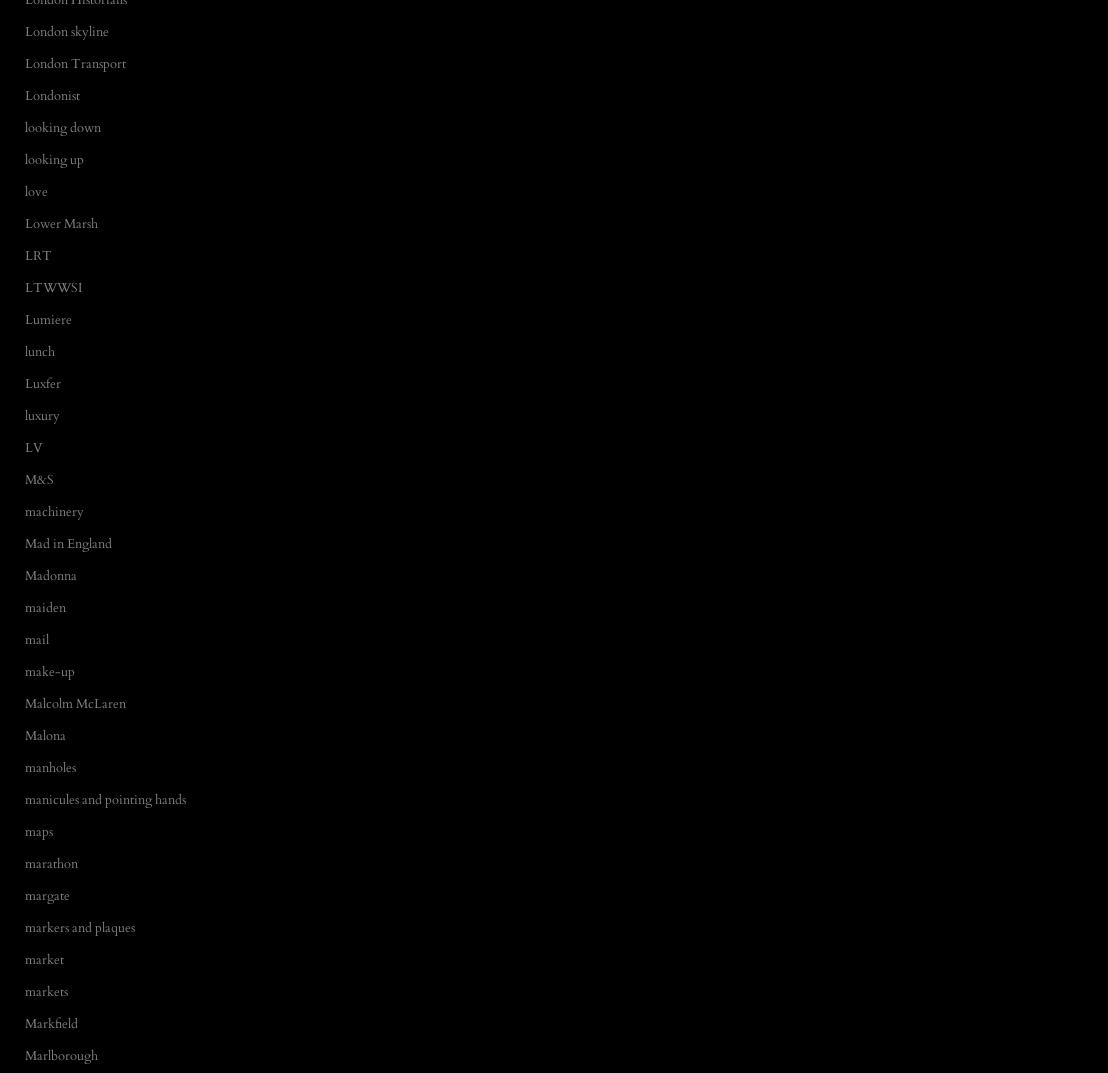 Image resolution: width=1108 pixels, height=1073 pixels. I want to click on 'luxury', so click(42, 414).